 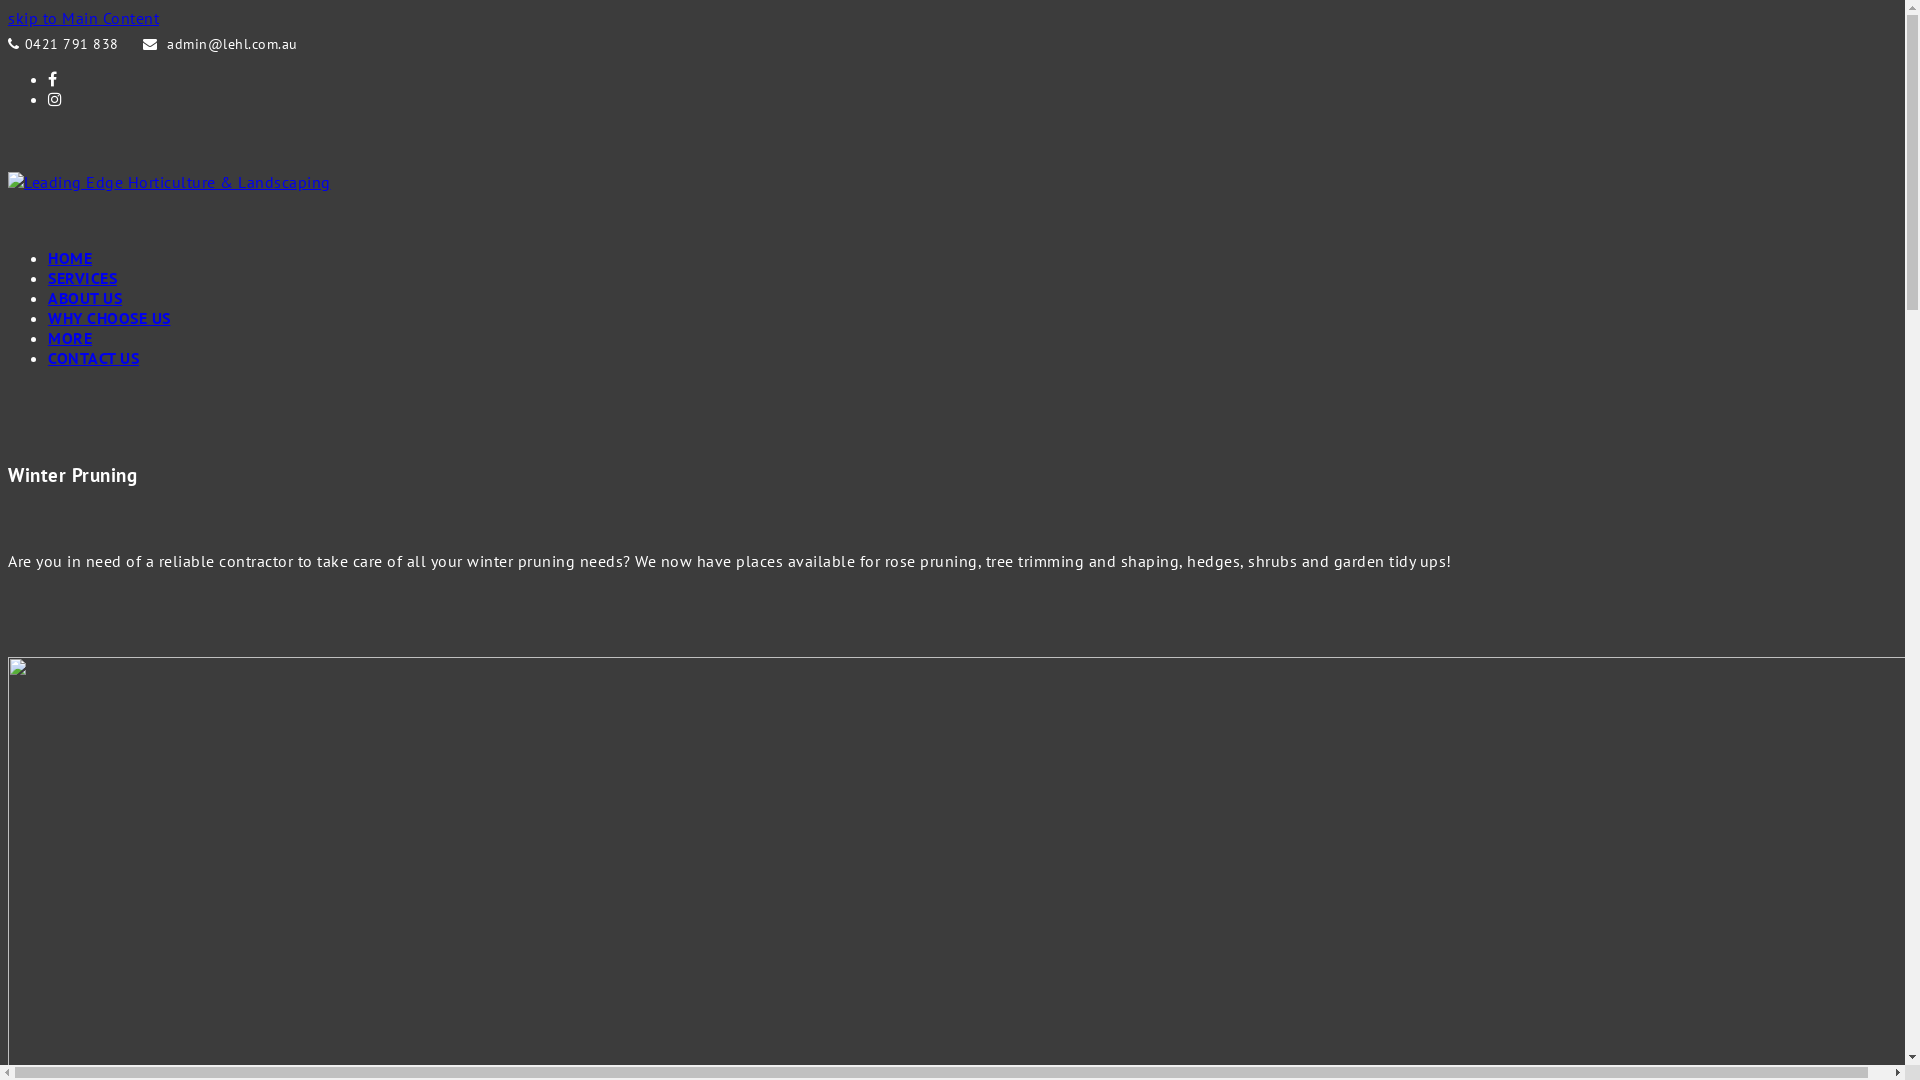 What do you see at coordinates (92, 357) in the screenshot?
I see `'CONTACT US'` at bounding box center [92, 357].